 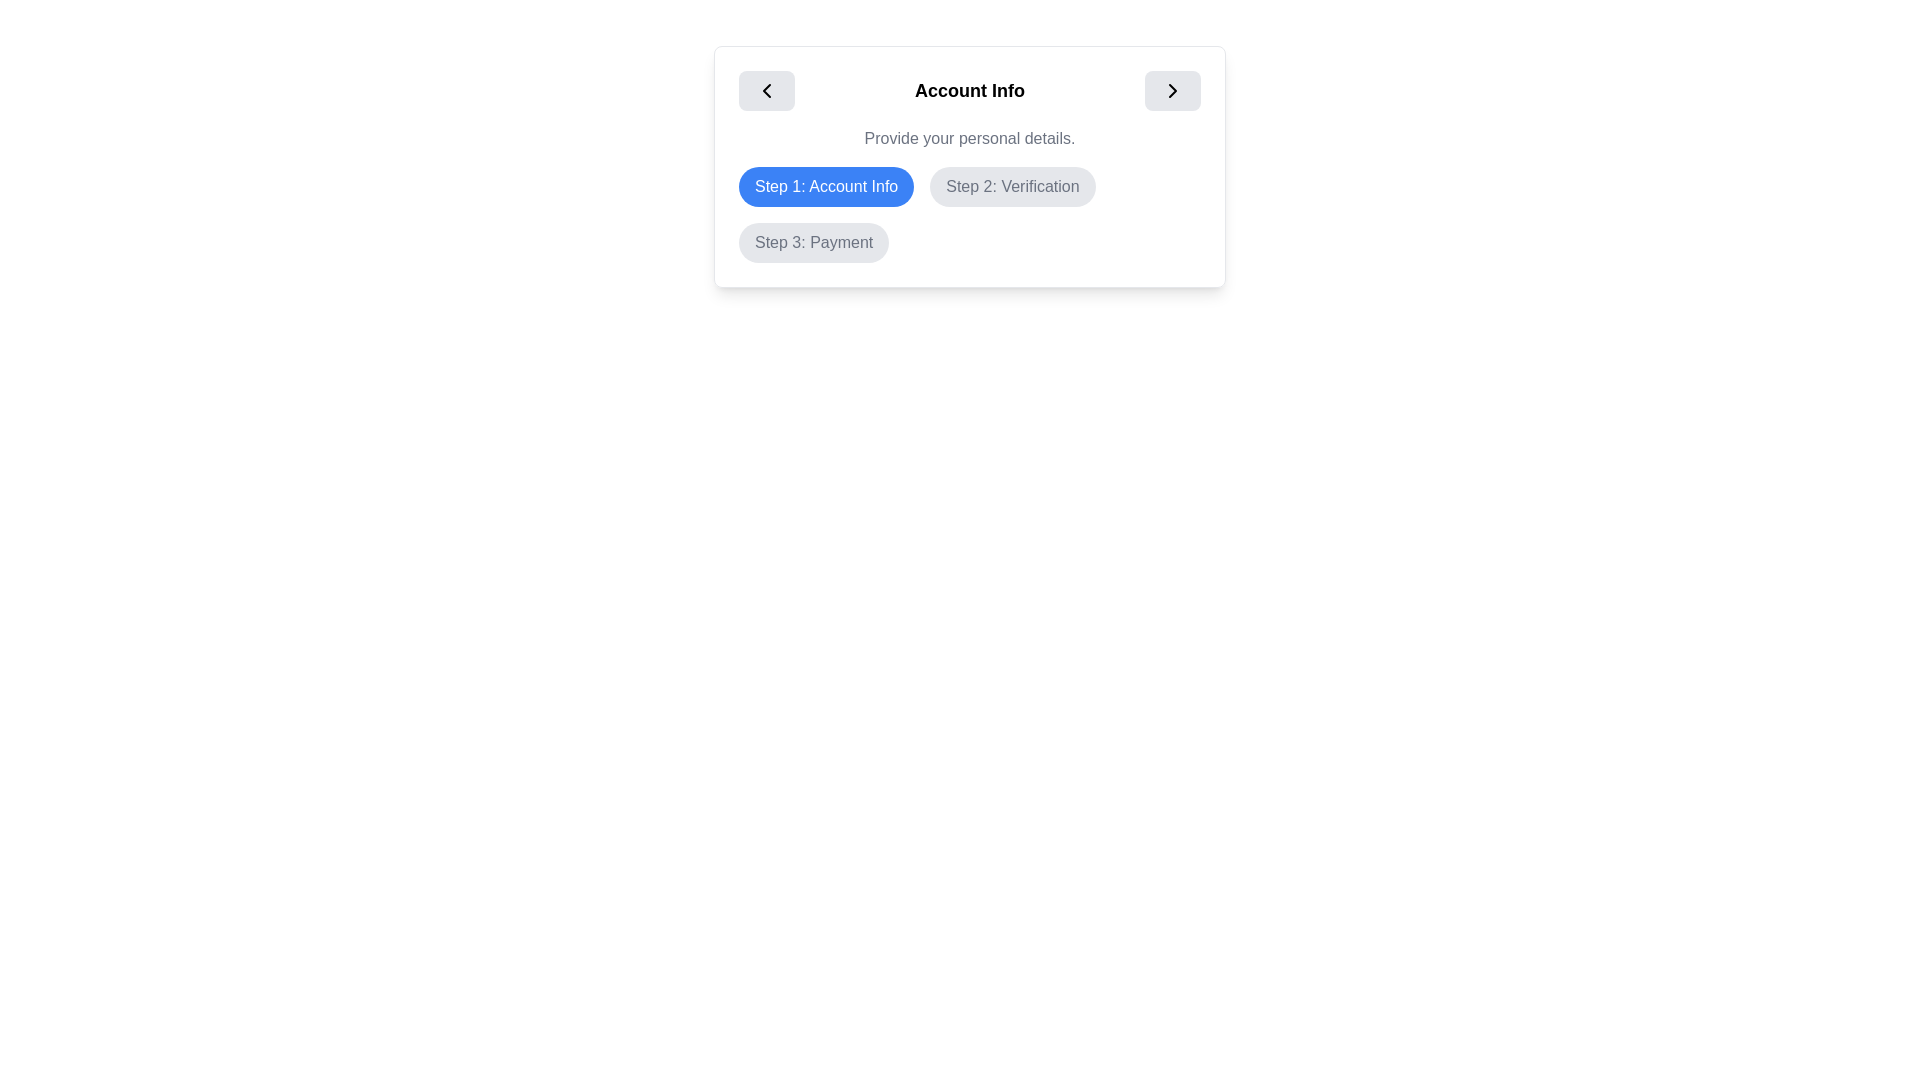 I want to click on the chevron-right icon, which is a small rightward-pointing arrow with a black stroke located within a gray circular button in the top-right corner of the central card layout, so click(x=1172, y=91).